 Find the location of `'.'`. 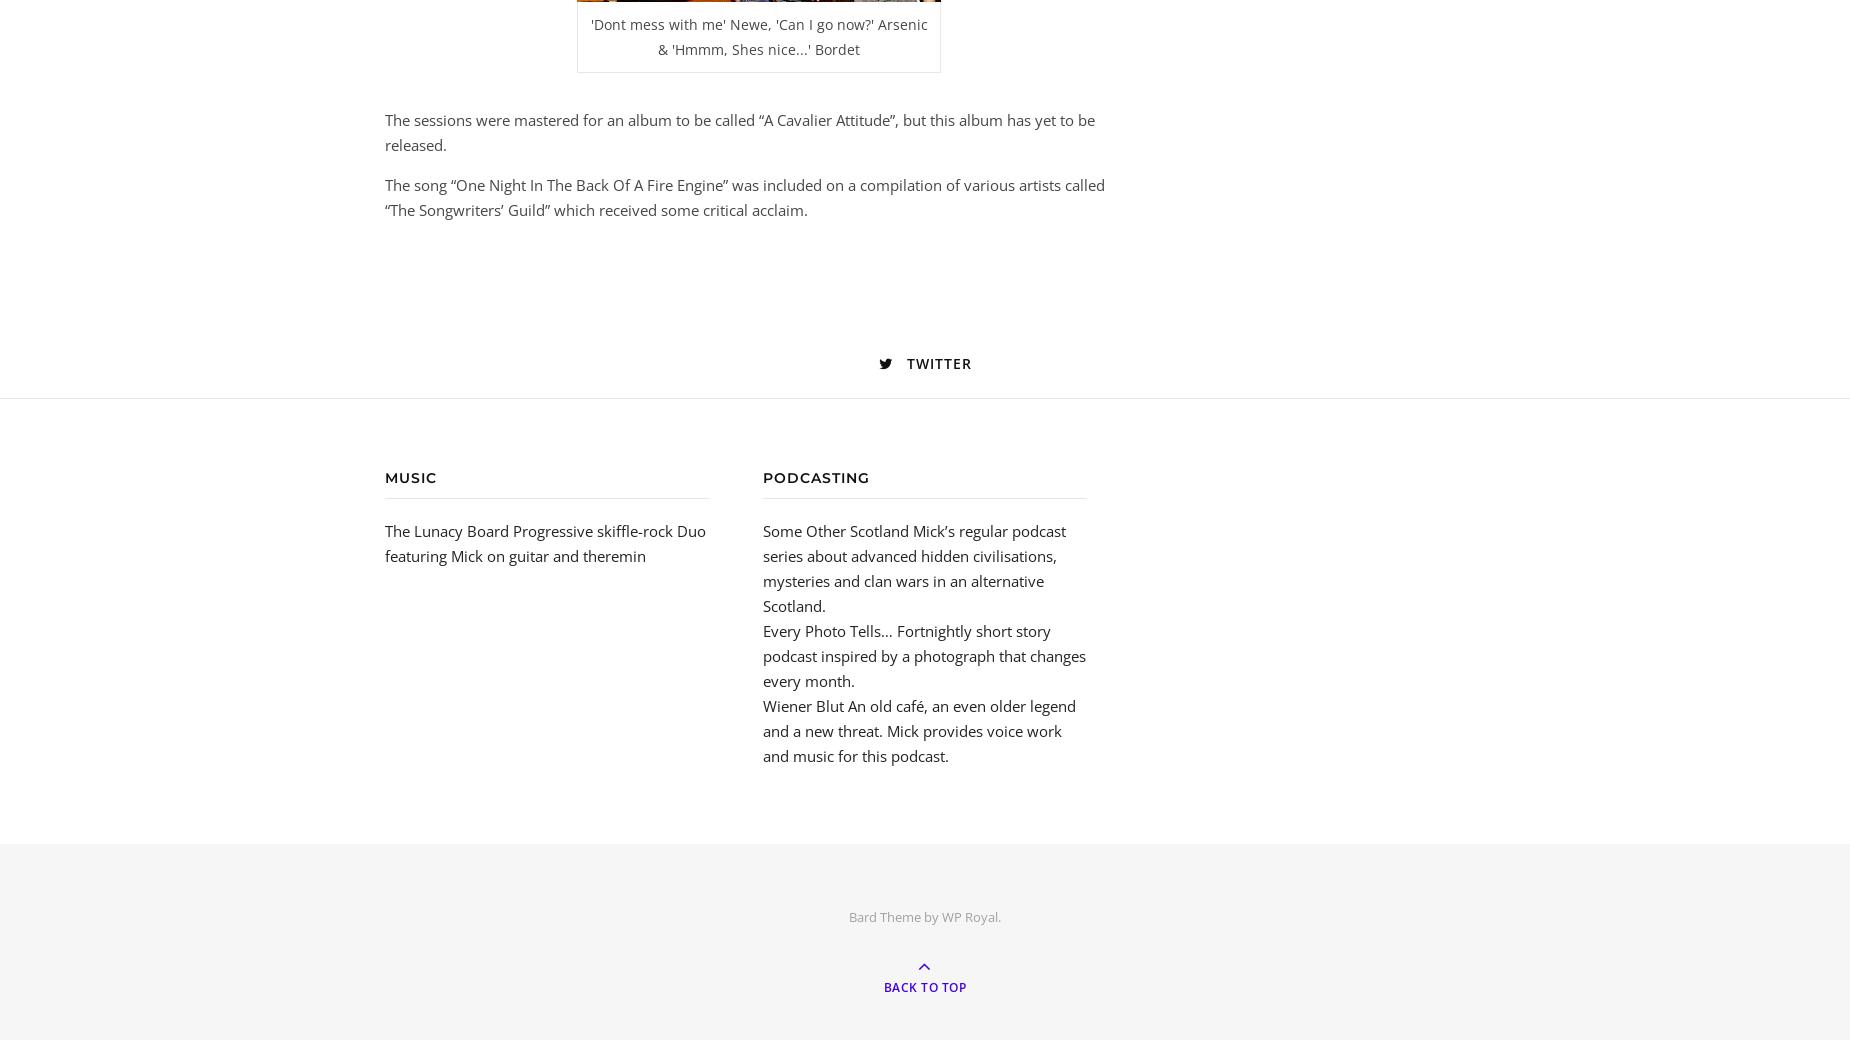

'.' is located at coordinates (998, 916).